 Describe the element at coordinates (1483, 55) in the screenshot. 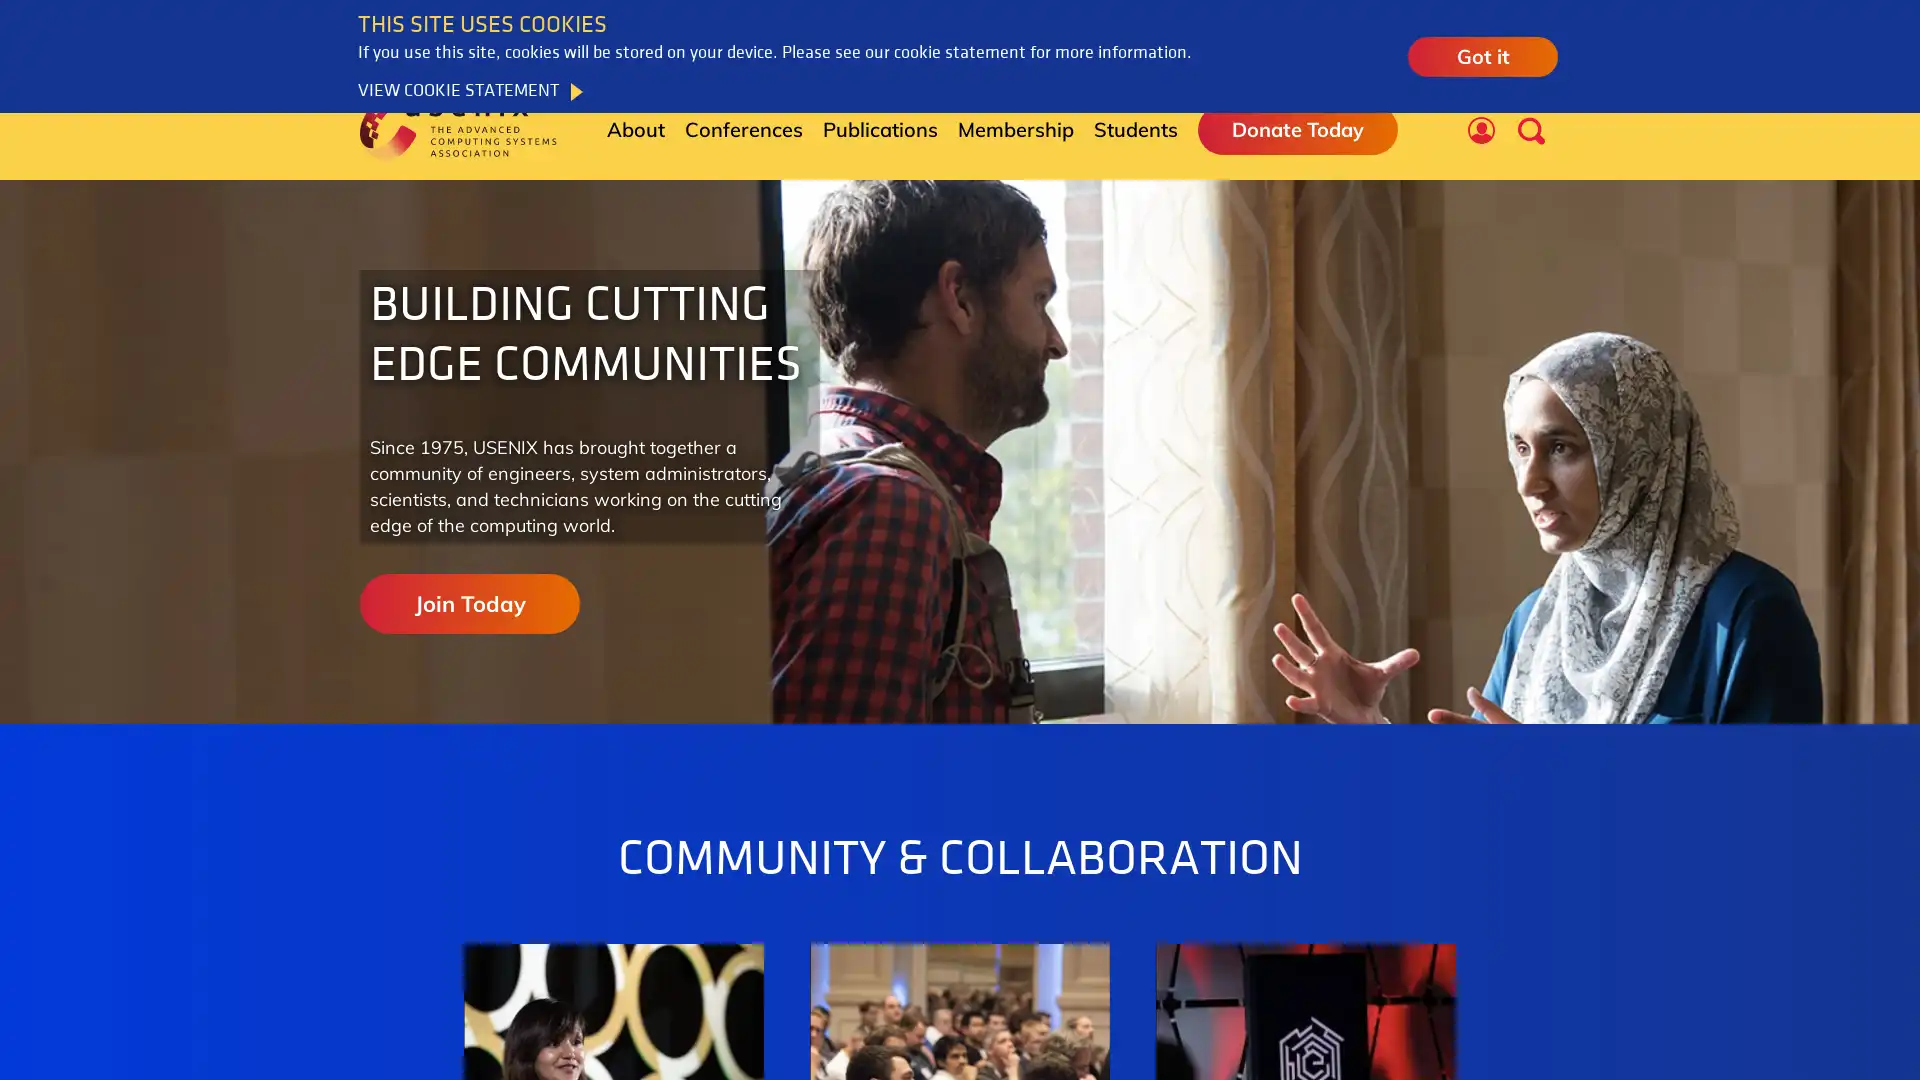

I see `Got it` at that location.